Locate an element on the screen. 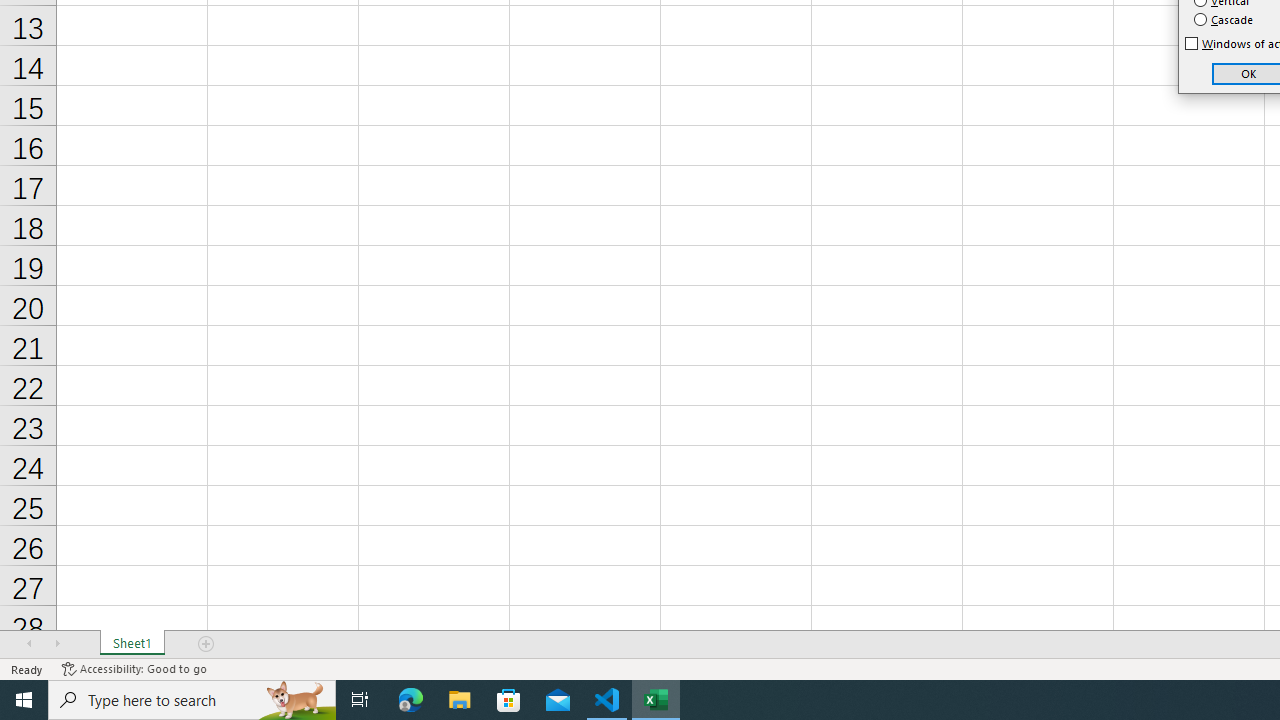 Image resolution: width=1280 pixels, height=720 pixels. 'Excel - 1 running window' is located at coordinates (656, 698).